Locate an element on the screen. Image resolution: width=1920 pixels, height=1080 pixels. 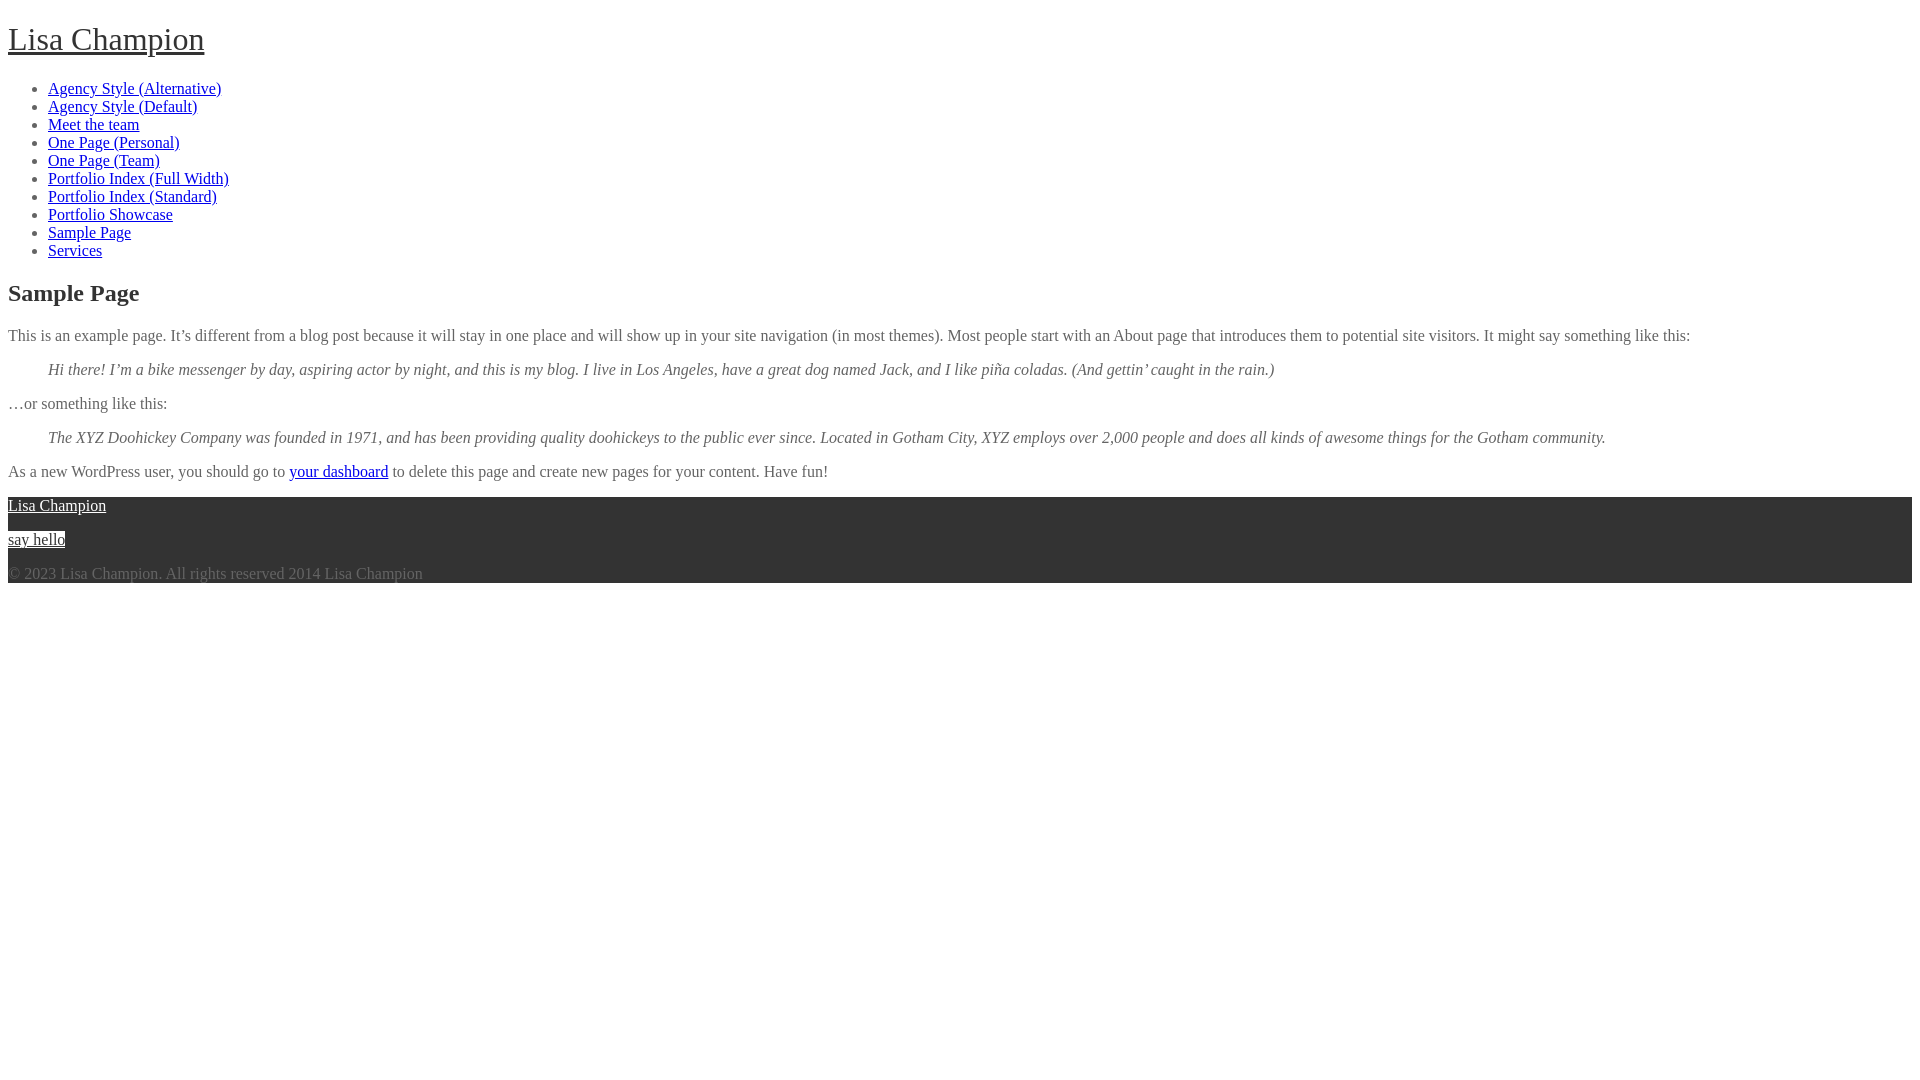
'your dashboard' is located at coordinates (338, 471).